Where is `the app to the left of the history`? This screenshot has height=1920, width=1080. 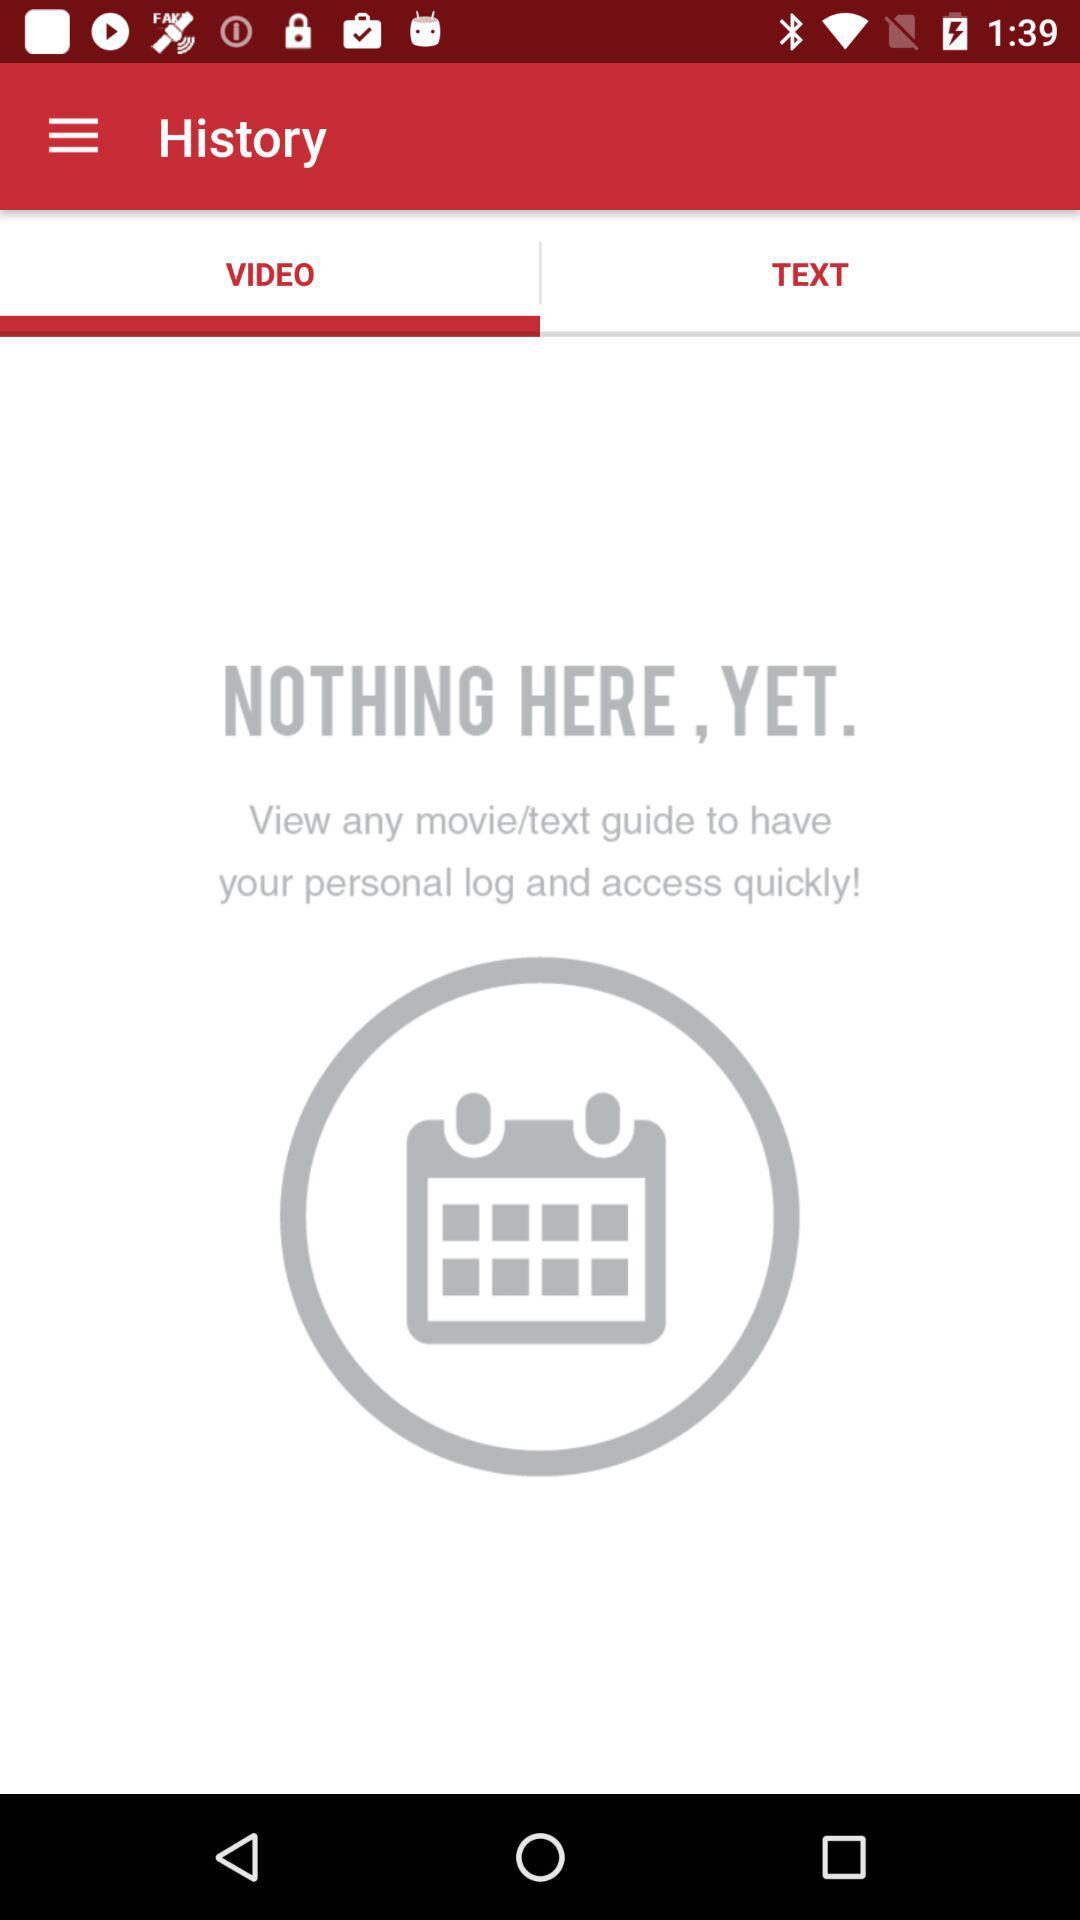
the app to the left of the history is located at coordinates (72, 135).